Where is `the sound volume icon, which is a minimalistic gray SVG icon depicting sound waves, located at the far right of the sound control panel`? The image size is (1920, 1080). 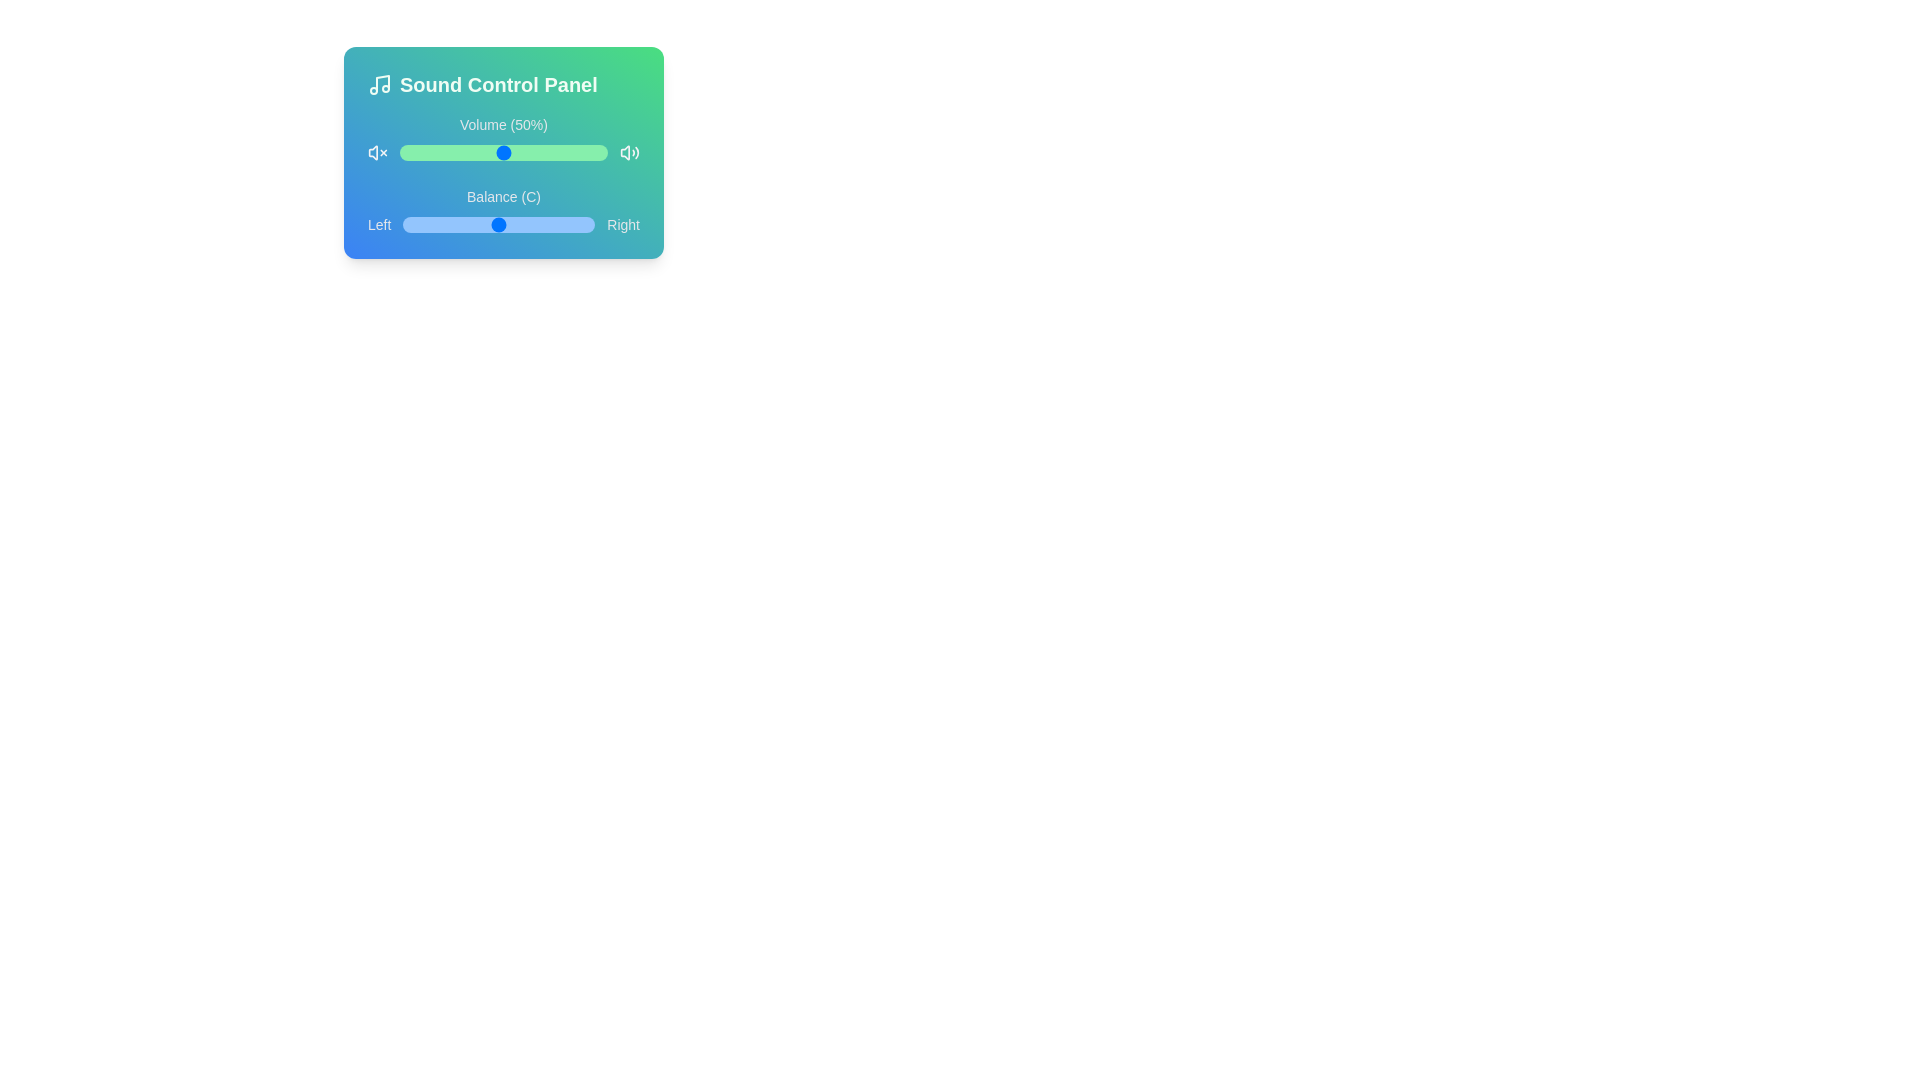
the sound volume icon, which is a minimalistic gray SVG icon depicting sound waves, located at the far right of the sound control panel is located at coordinates (628, 152).